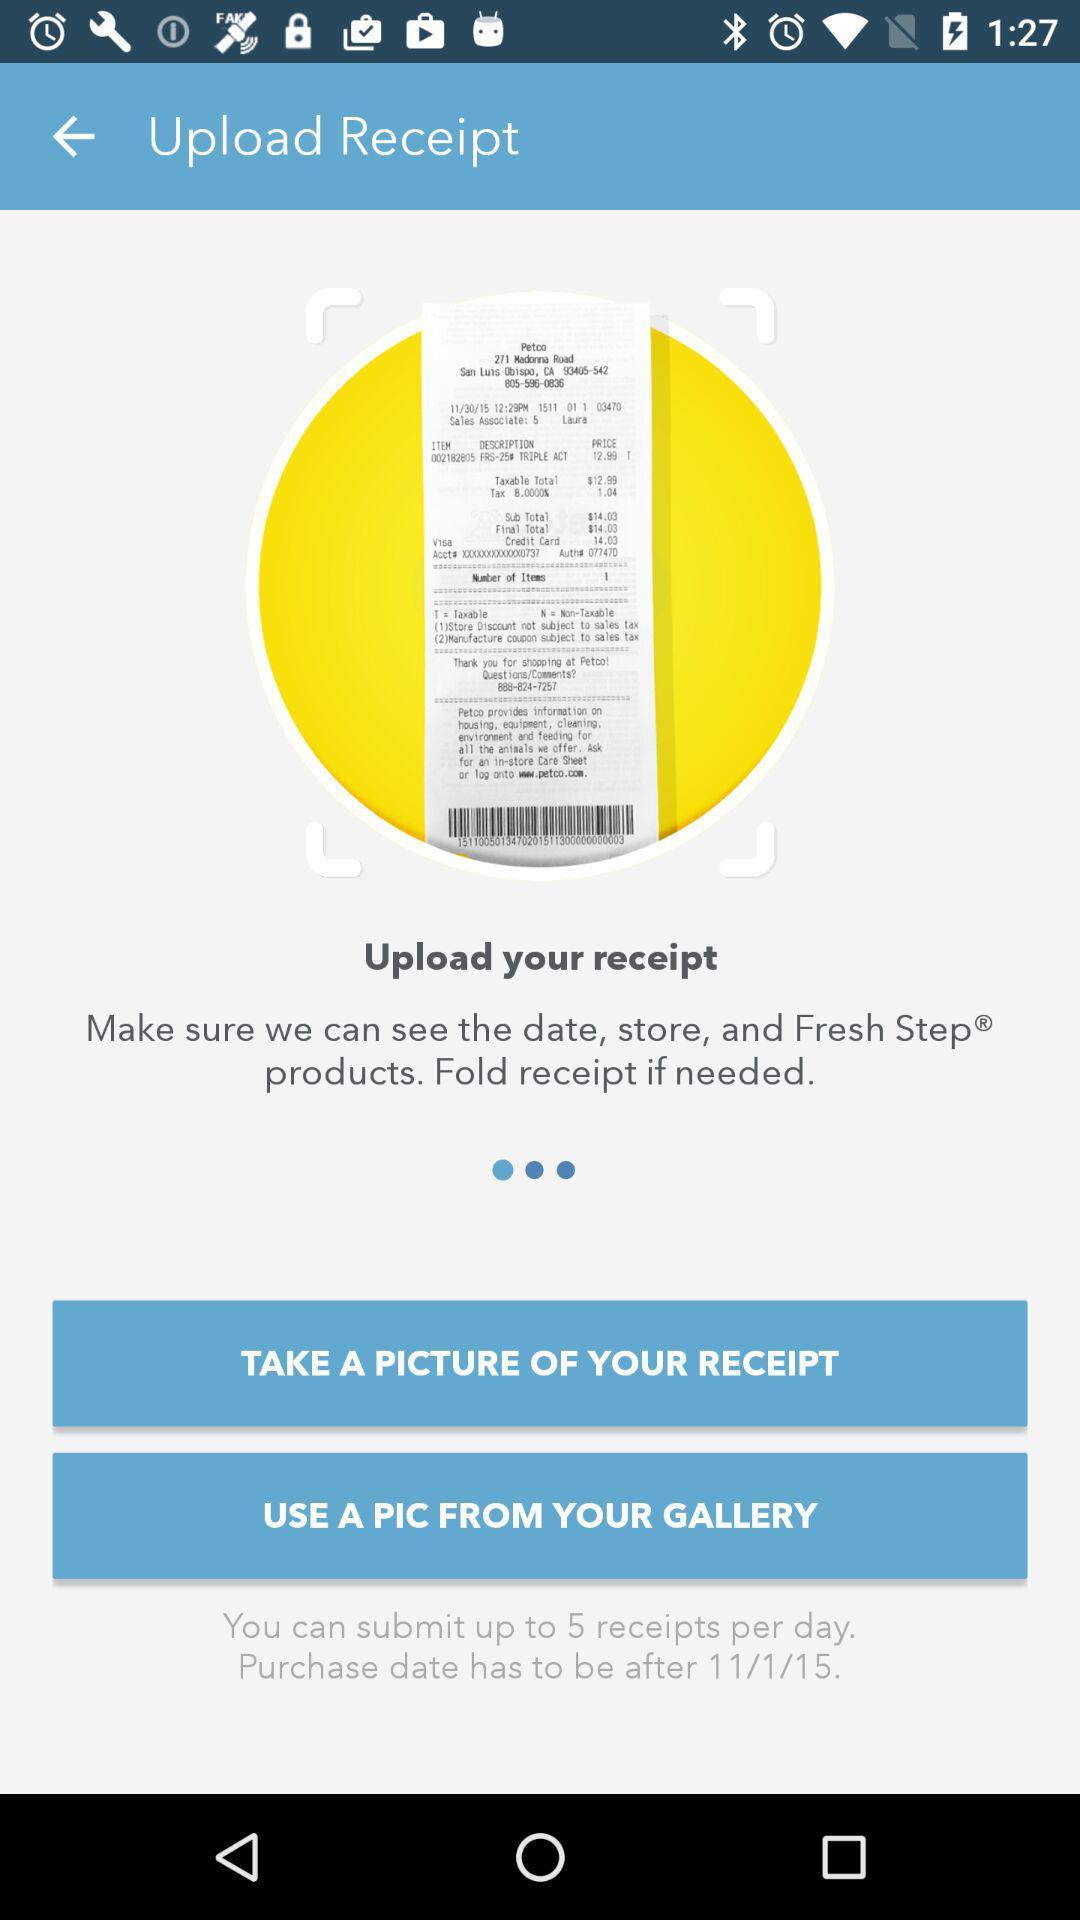  I want to click on the icon above the use a pic icon, so click(540, 1362).